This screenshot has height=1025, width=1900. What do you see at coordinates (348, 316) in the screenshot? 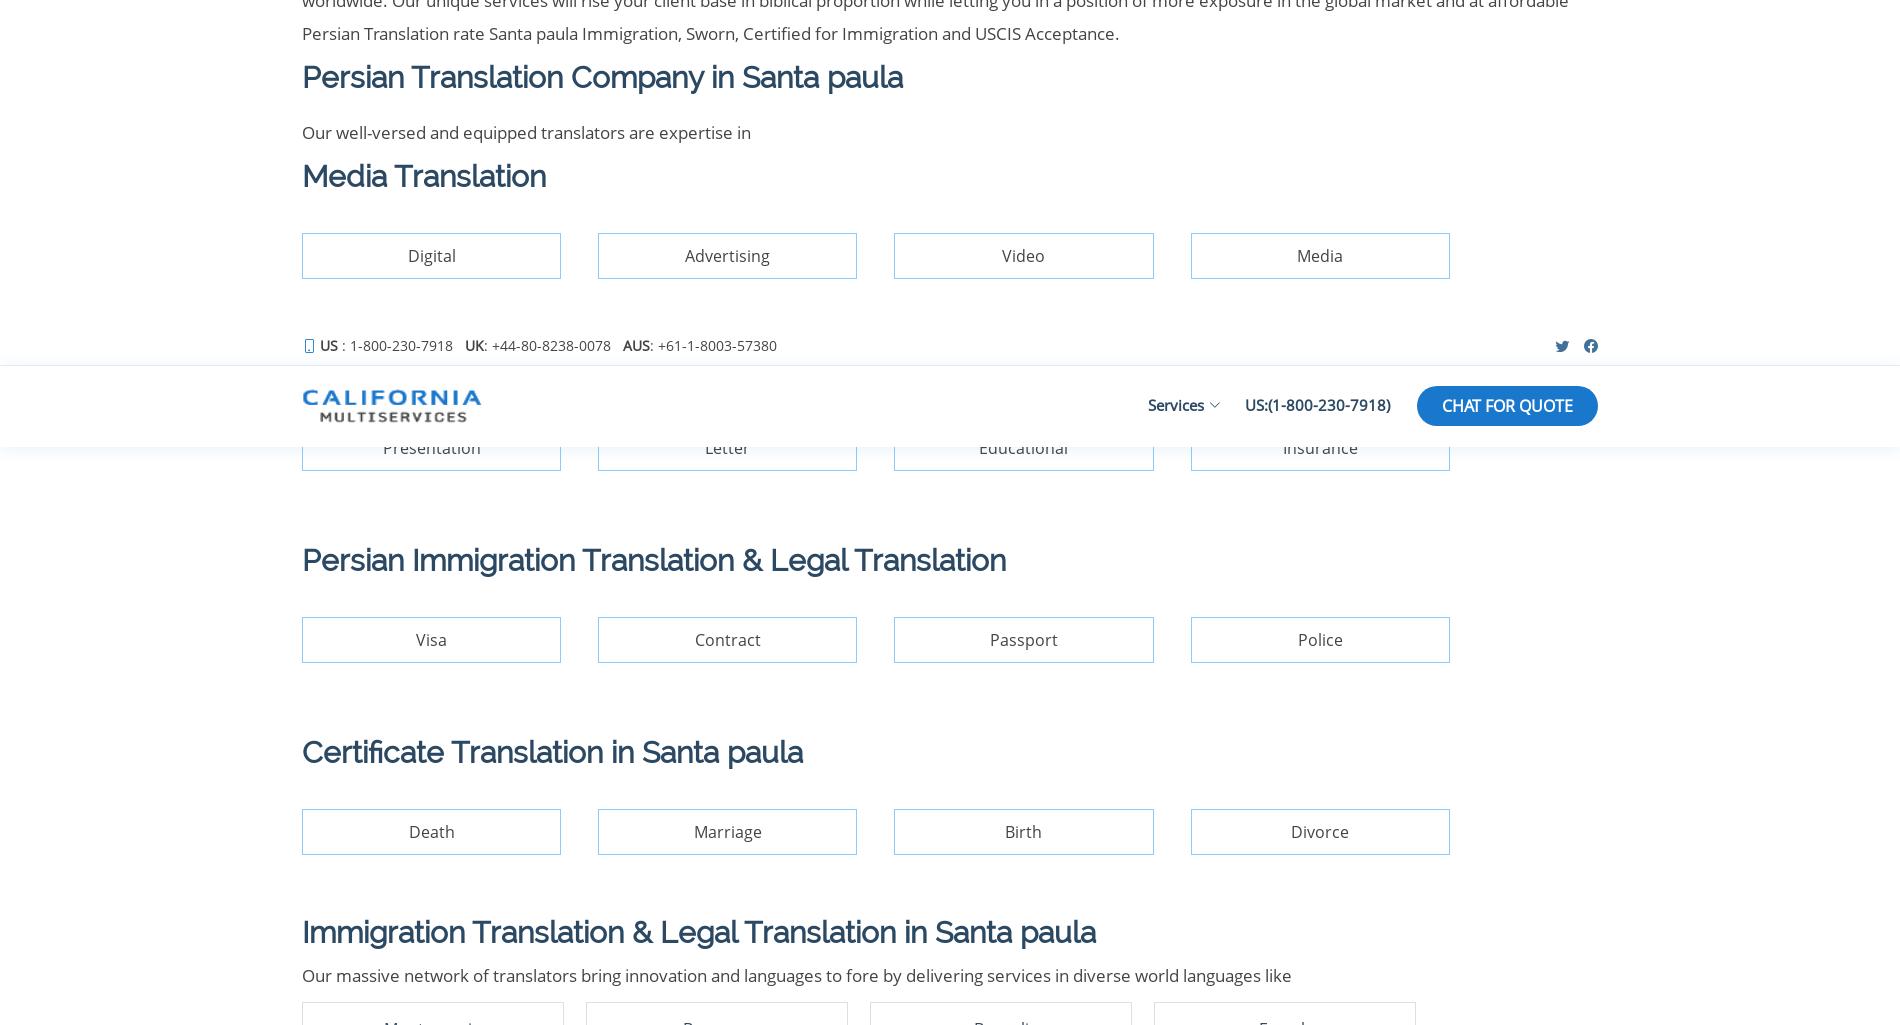
I see `'Our Services'` at bounding box center [348, 316].